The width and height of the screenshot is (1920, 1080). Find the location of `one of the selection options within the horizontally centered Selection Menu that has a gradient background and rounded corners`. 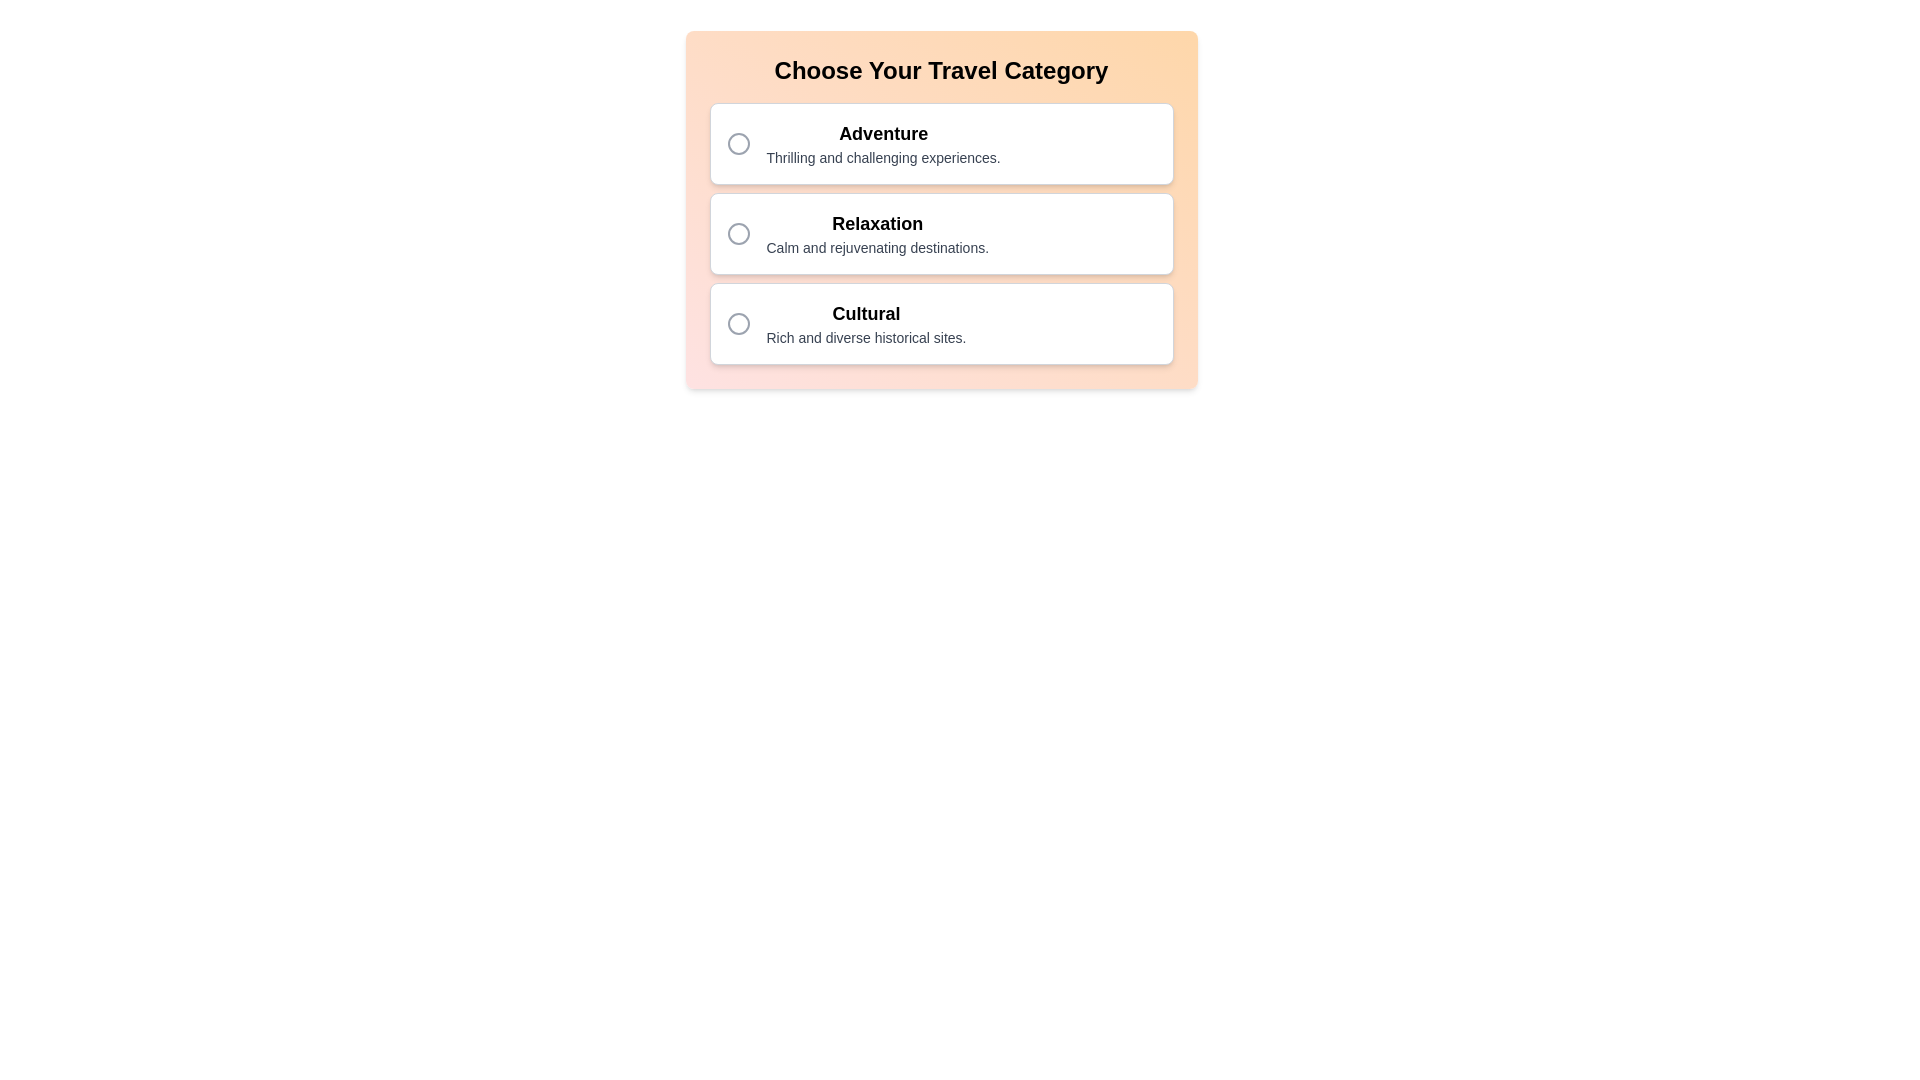

one of the selection options within the horizontally centered Selection Menu that has a gradient background and rounded corners is located at coordinates (940, 209).